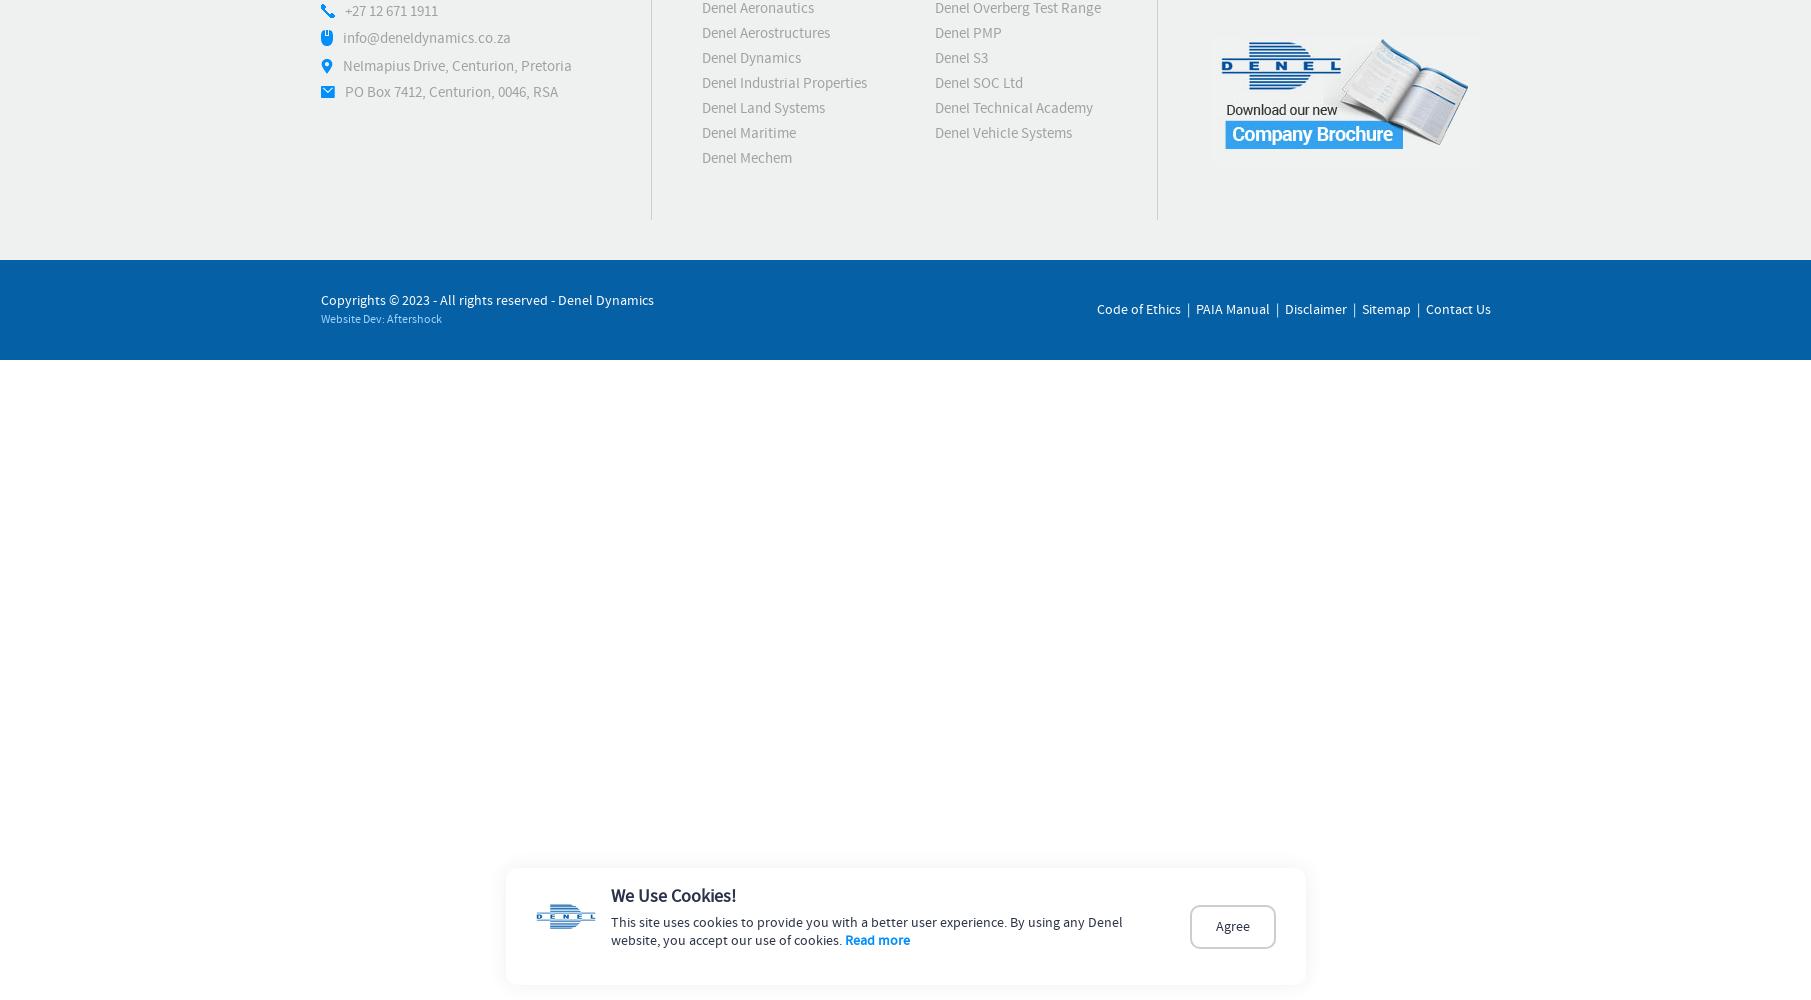 This screenshot has width=1811, height=1000. I want to click on 'This site uses cookies to provide you with a better user experience. By using any Denel website,
              you accept our use of cookies.', so click(866, 932).